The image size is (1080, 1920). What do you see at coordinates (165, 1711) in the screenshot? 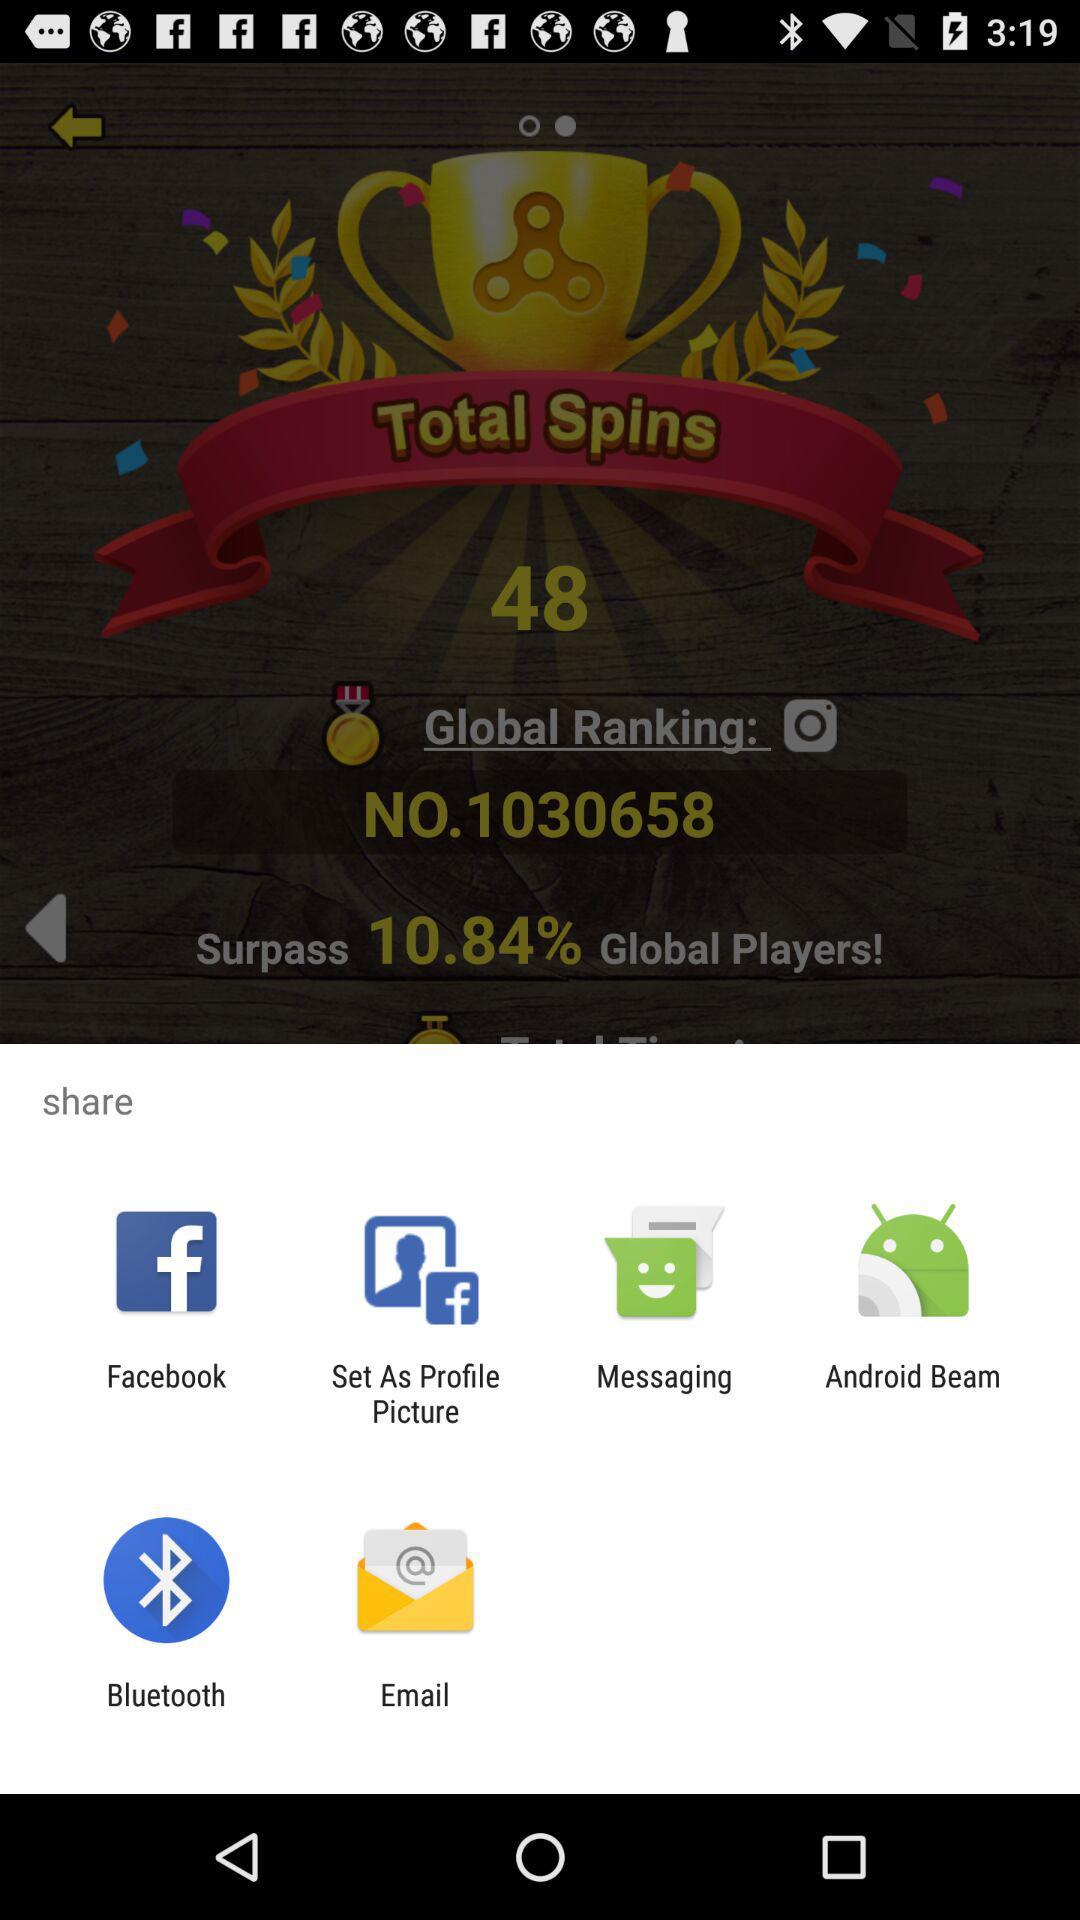
I see `item to the left of the email app` at bounding box center [165, 1711].